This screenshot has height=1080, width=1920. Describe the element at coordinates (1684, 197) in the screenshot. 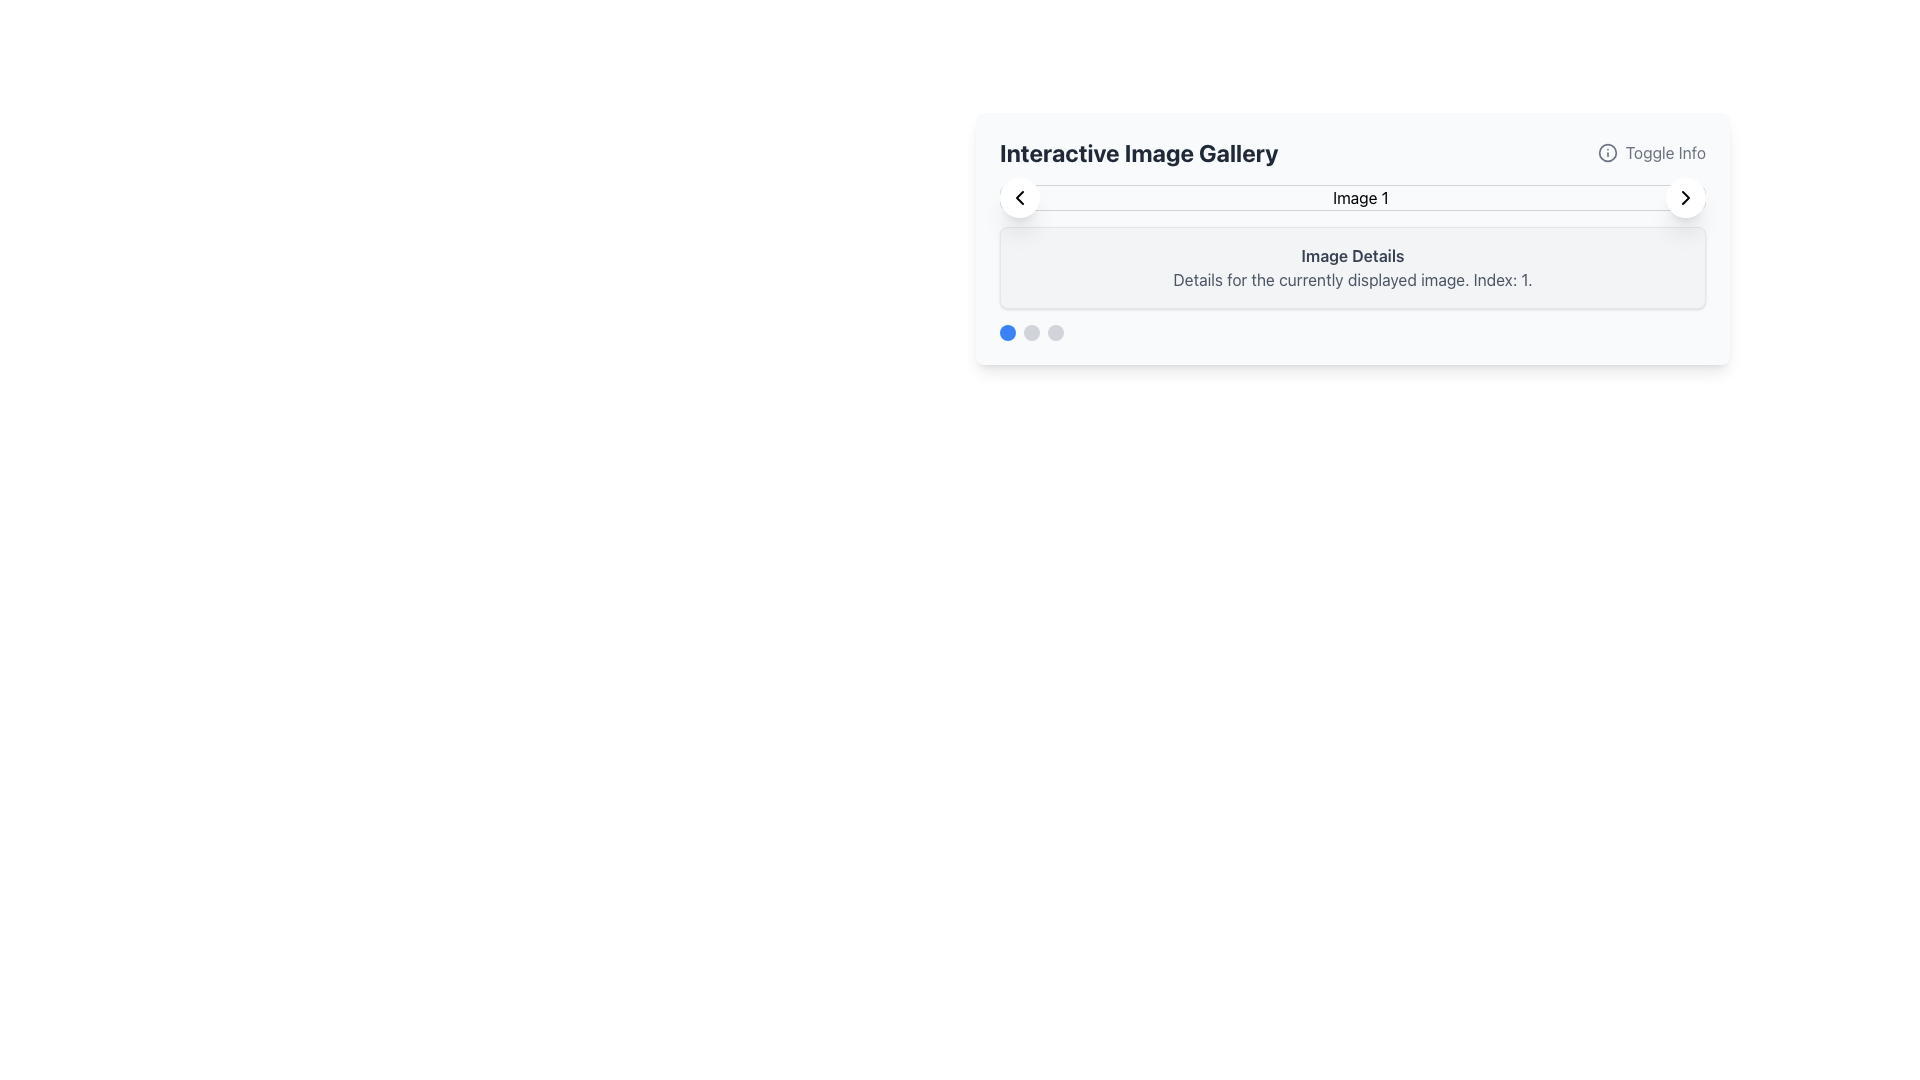

I see `the rightward-pointing chevron icon within the circular button located in the top-right corner of the navigation header` at that location.